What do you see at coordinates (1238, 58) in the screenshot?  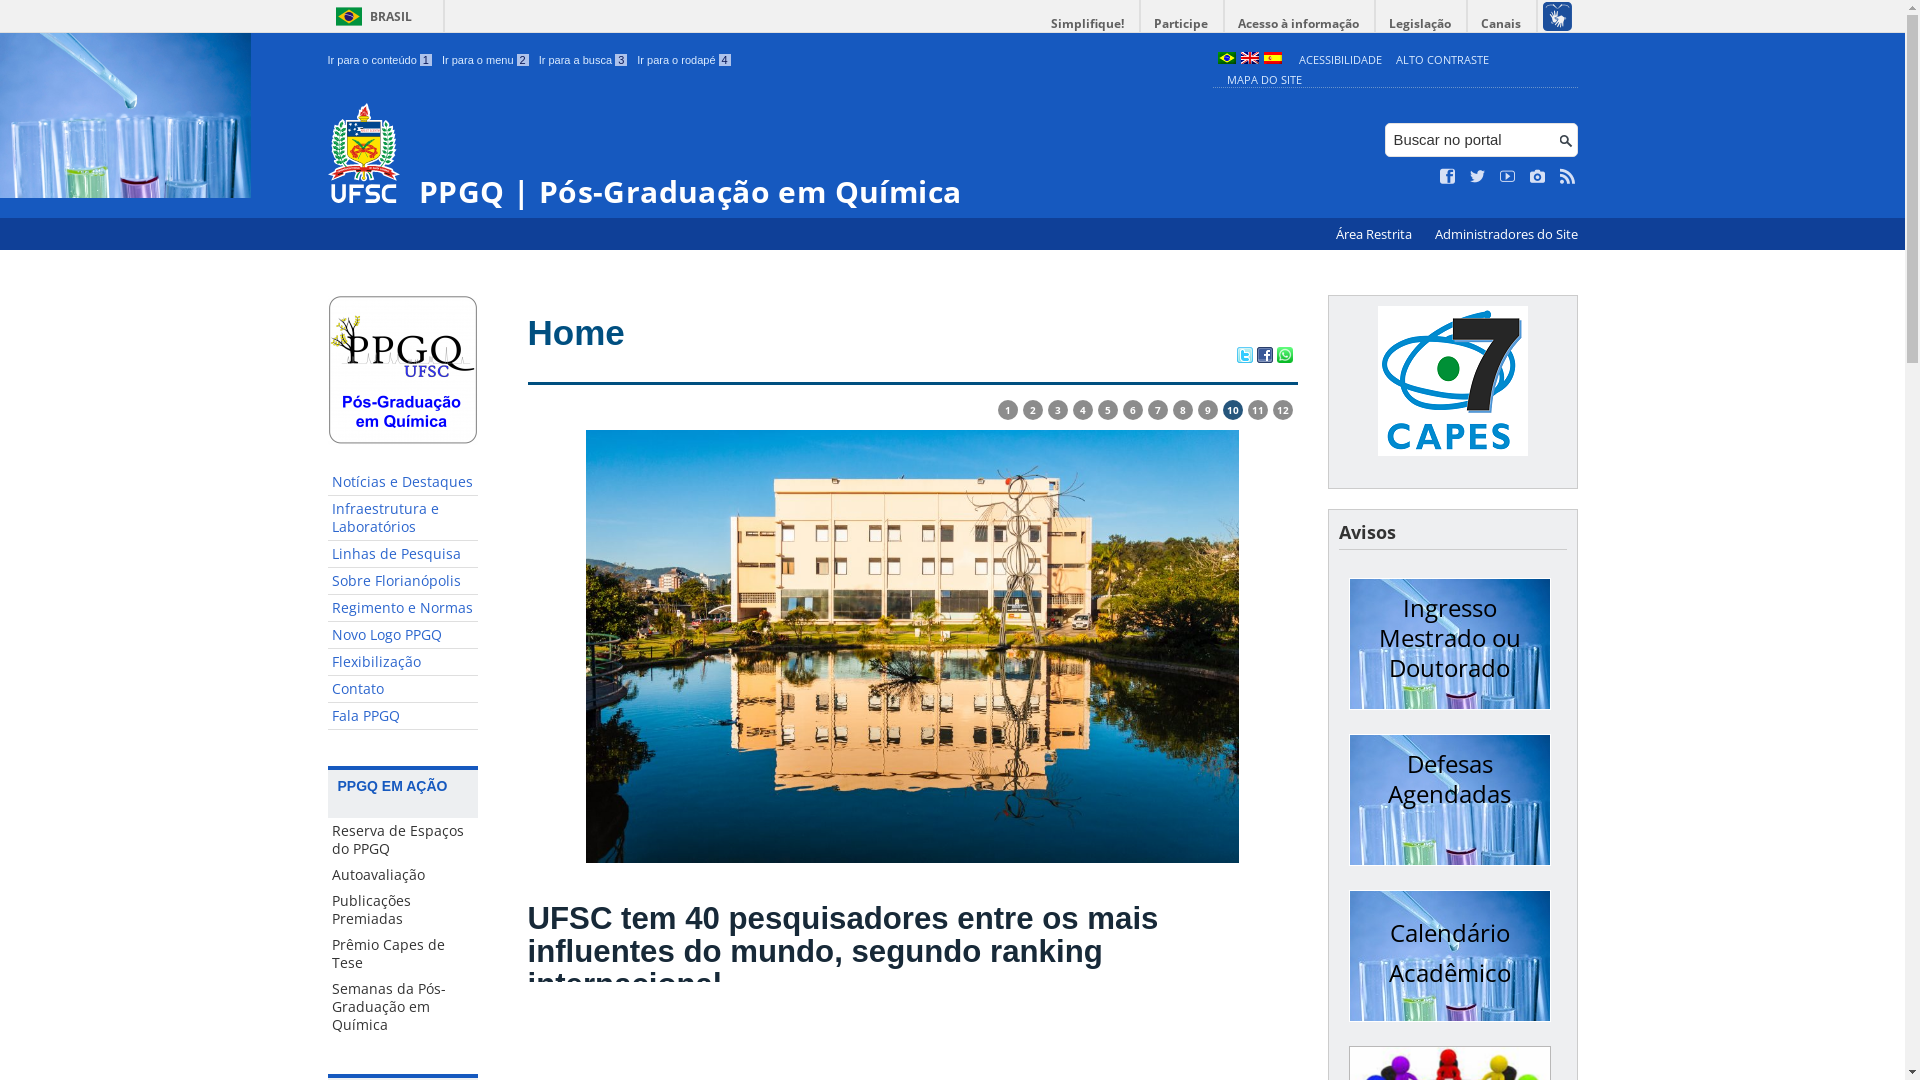 I see `'English (en)'` at bounding box center [1238, 58].